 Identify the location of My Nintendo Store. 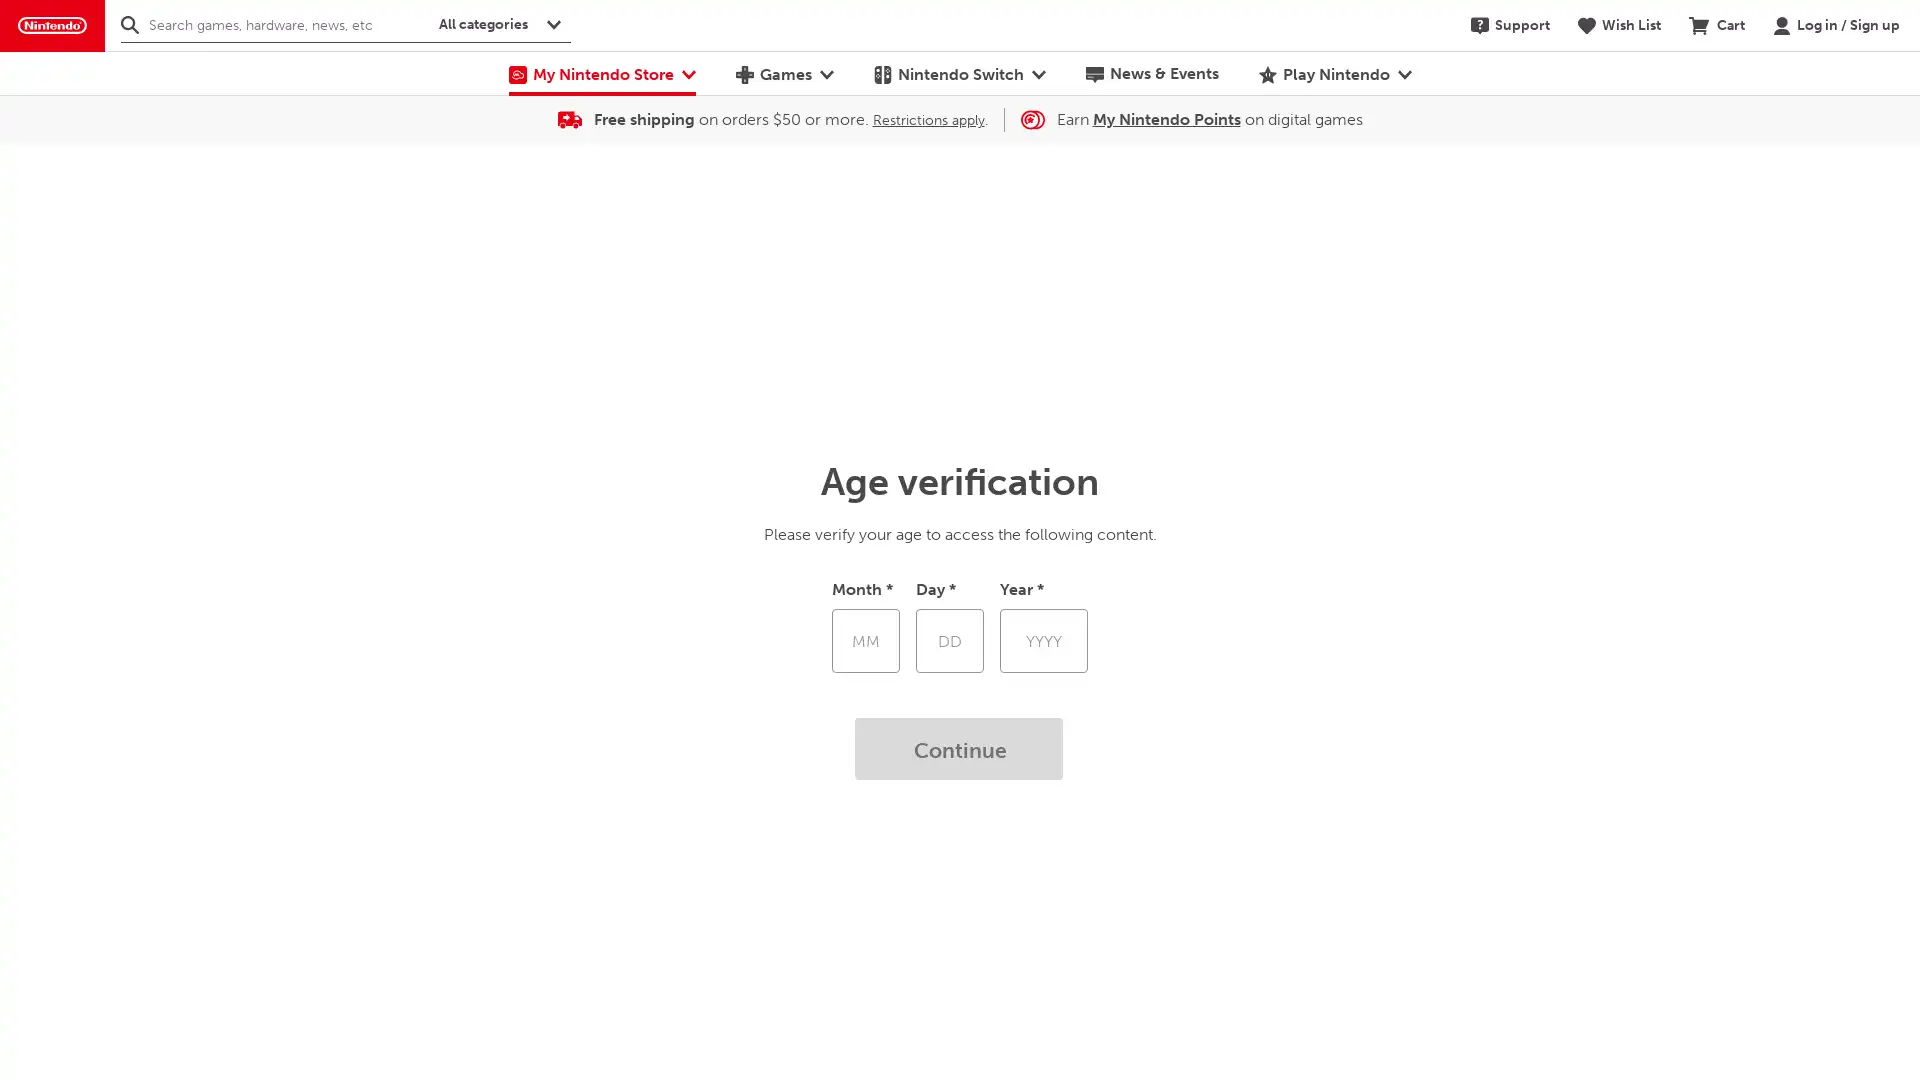
(600, 72).